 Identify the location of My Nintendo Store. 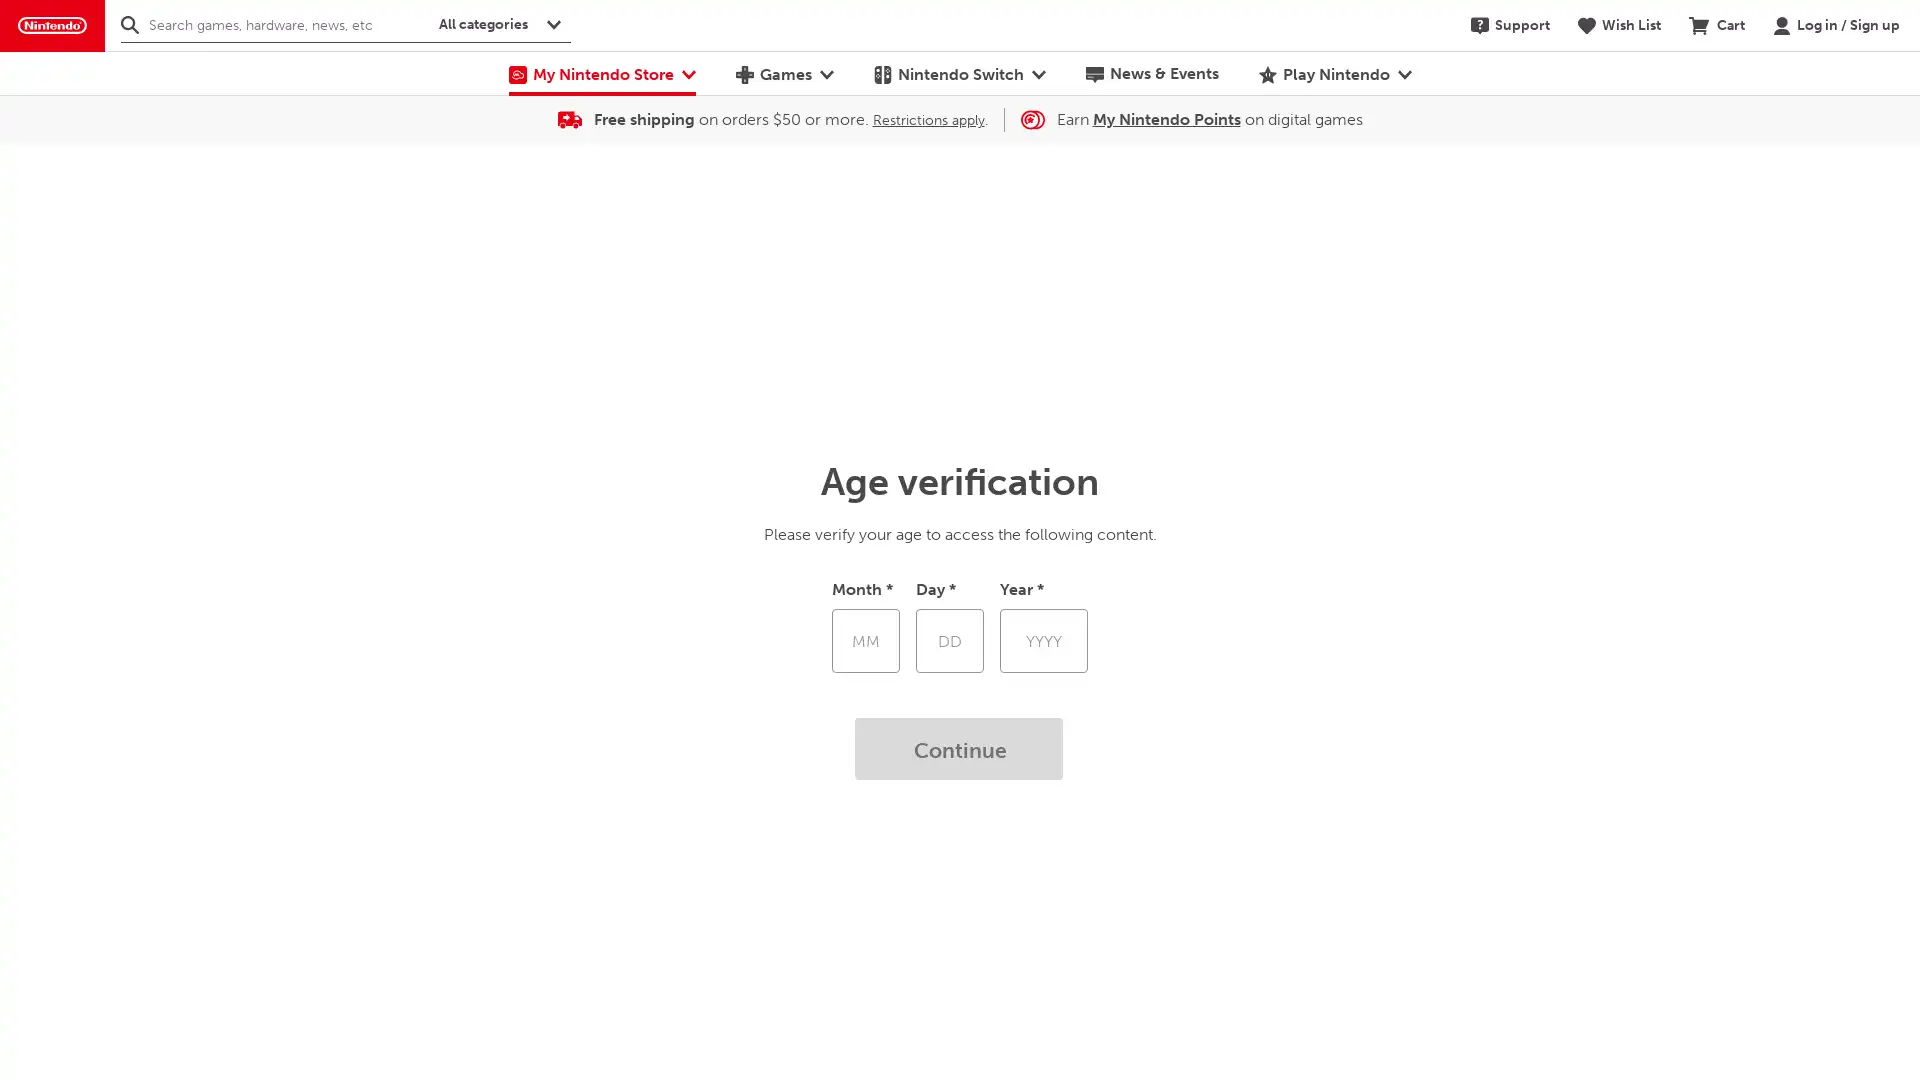
(600, 72).